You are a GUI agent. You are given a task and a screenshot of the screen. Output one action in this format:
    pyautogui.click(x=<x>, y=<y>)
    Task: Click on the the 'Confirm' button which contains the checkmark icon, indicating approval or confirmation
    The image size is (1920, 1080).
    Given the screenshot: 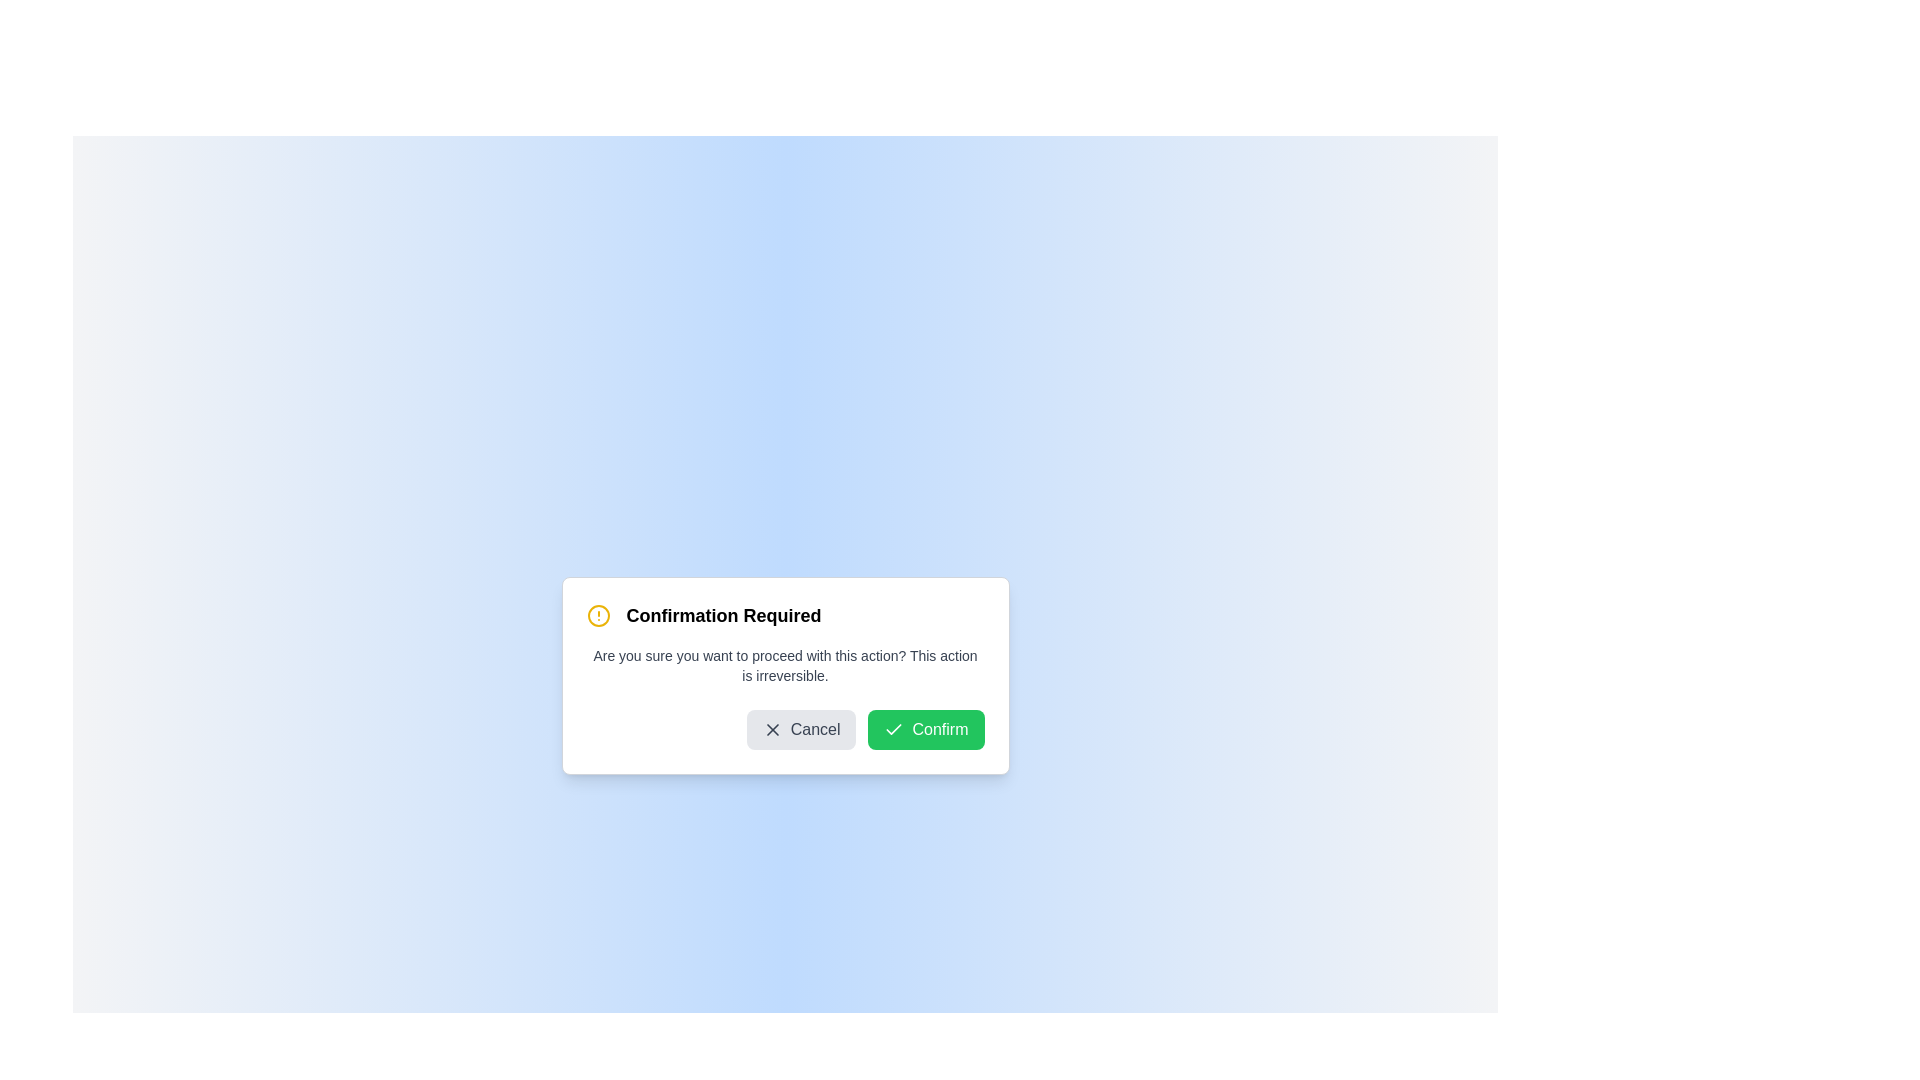 What is the action you would take?
    pyautogui.click(x=893, y=729)
    